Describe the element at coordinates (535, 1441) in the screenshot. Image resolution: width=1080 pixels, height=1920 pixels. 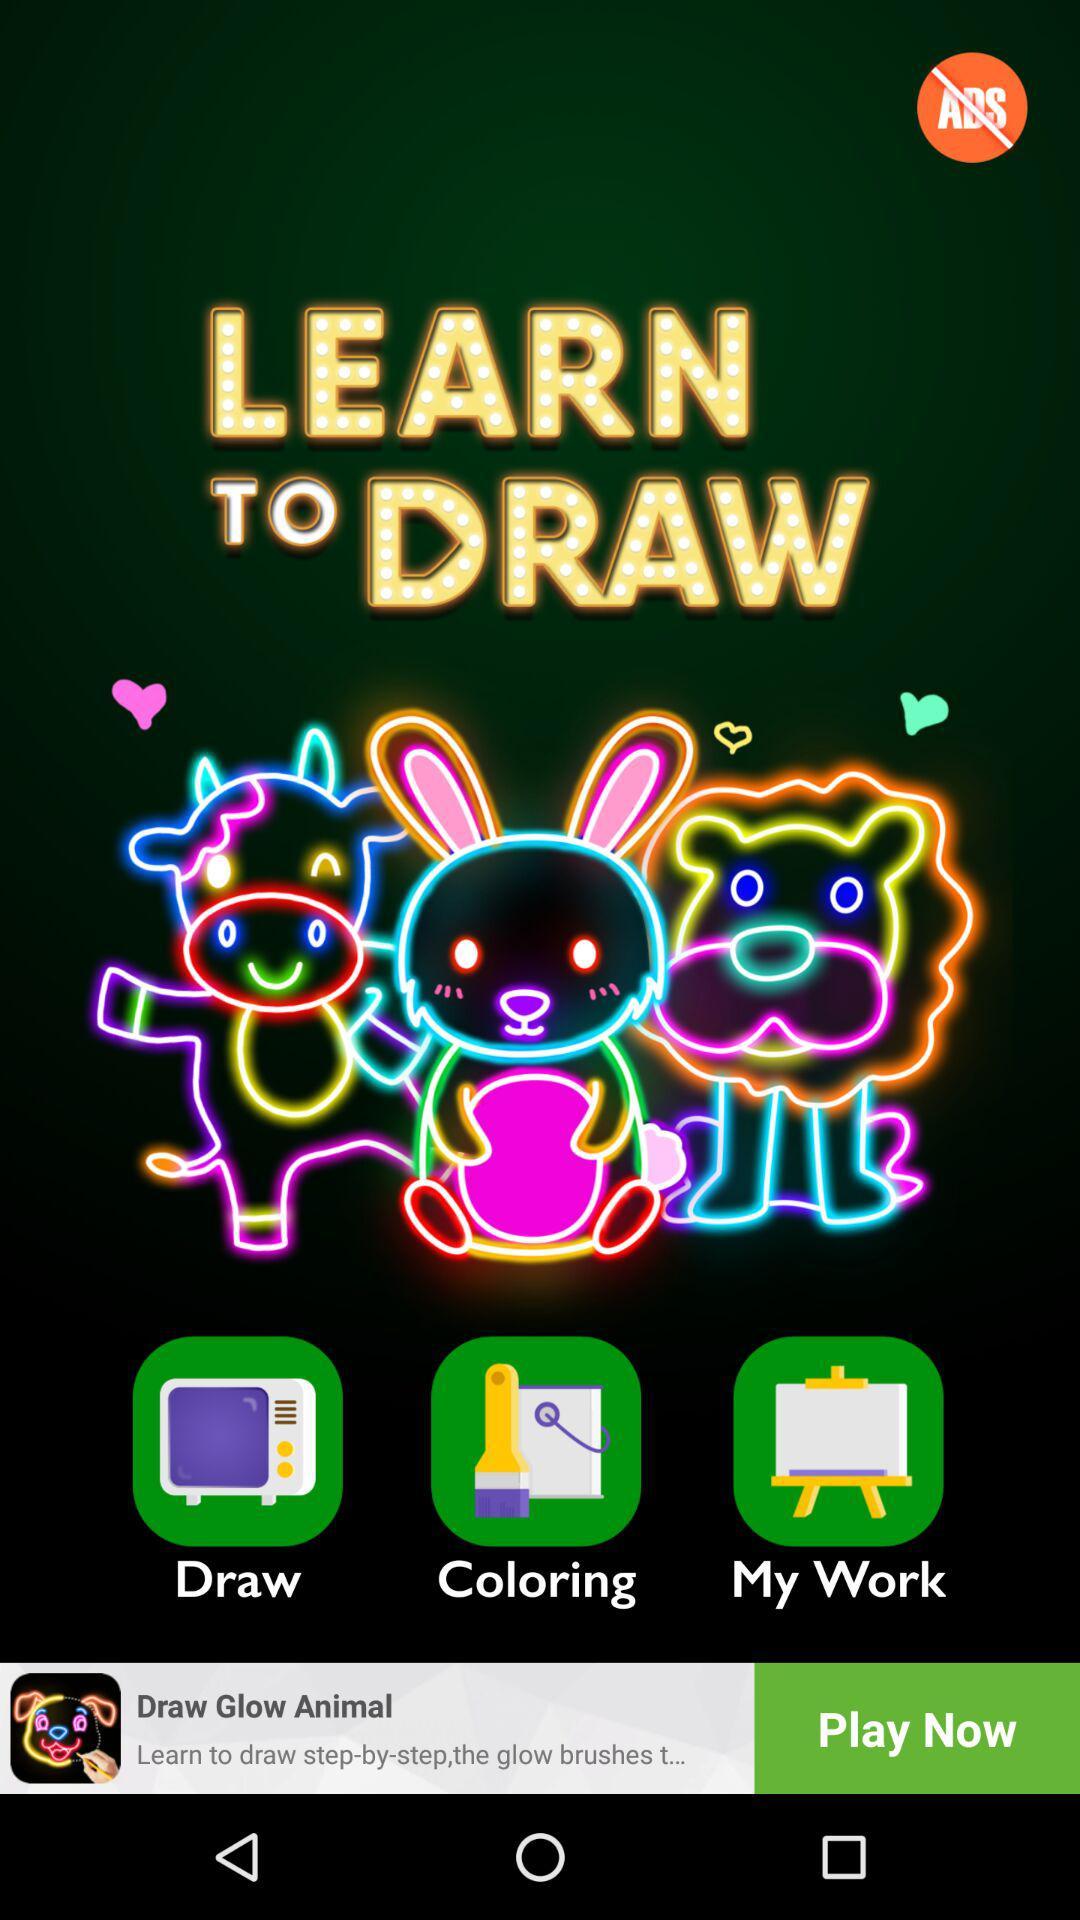
I see `the folder icon` at that location.